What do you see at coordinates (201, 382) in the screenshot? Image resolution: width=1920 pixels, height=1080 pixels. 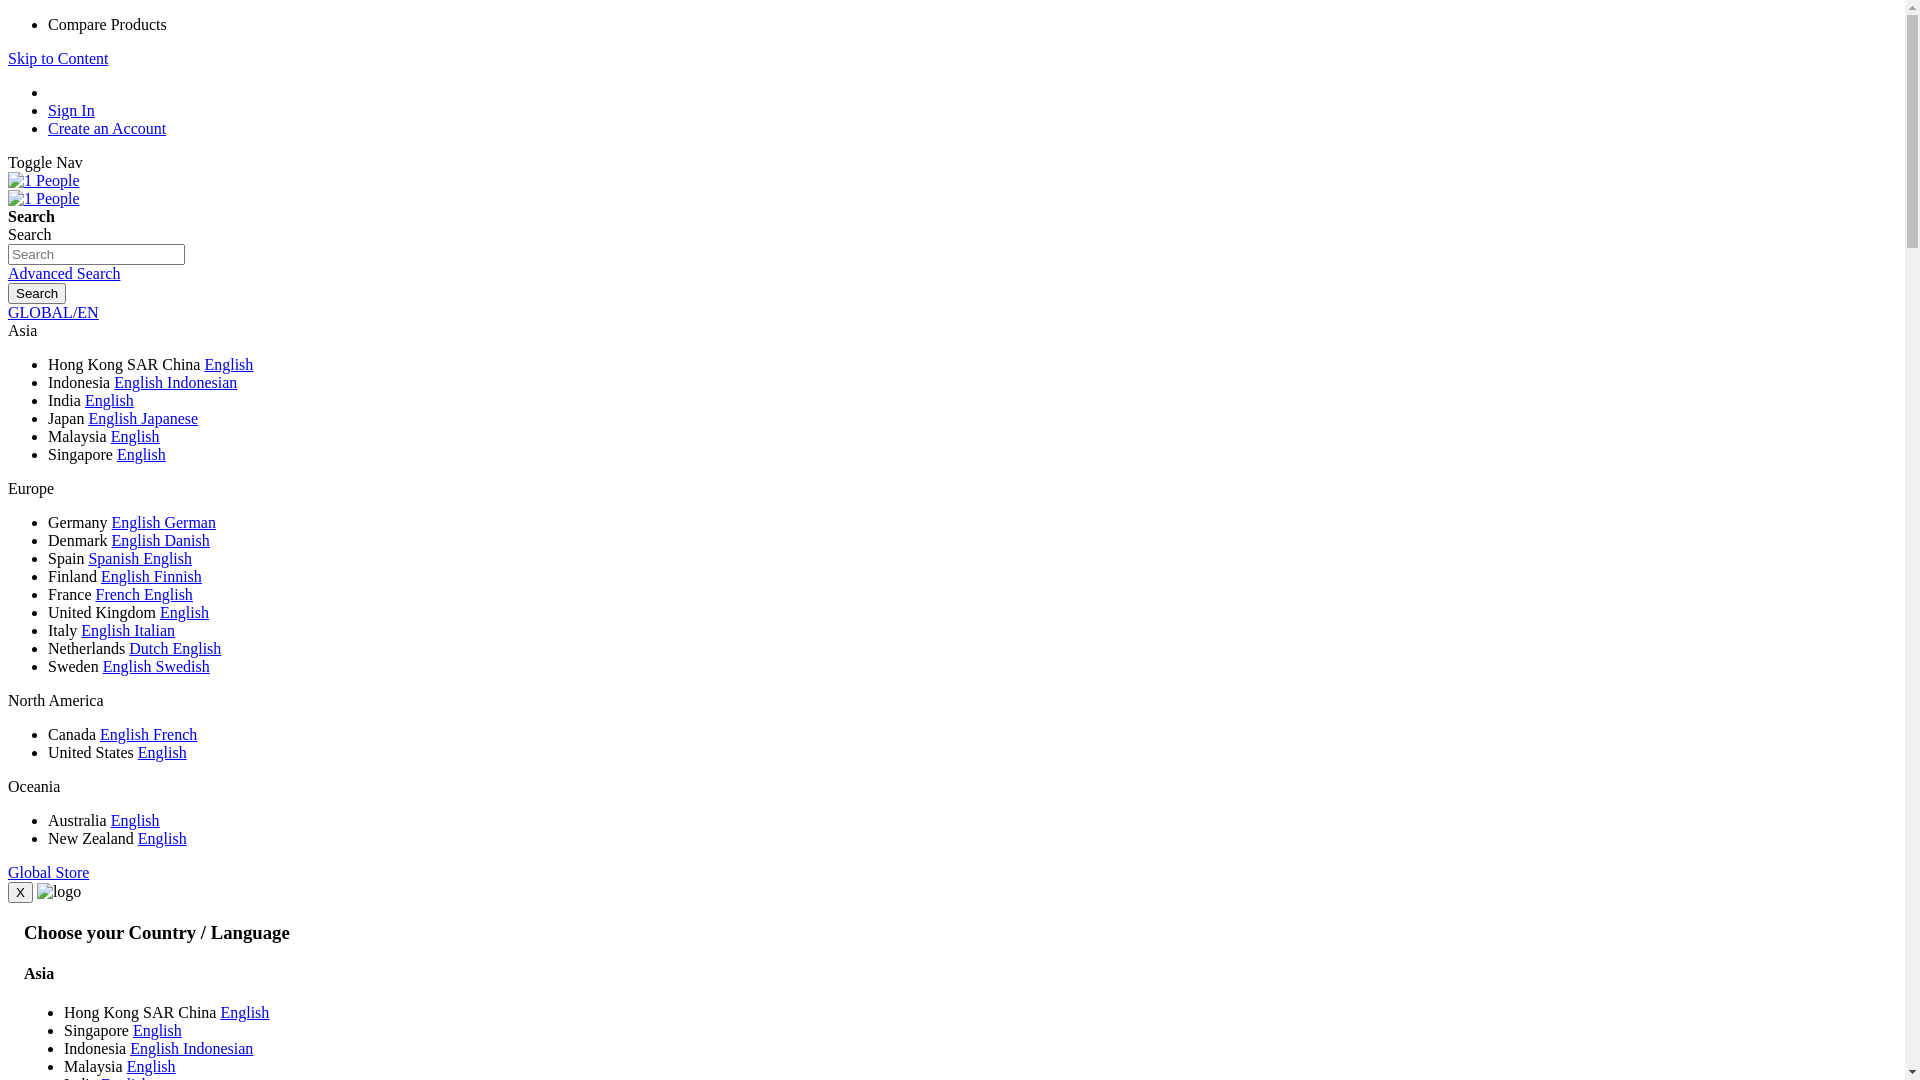 I see `'Indonesian'` at bounding box center [201, 382].